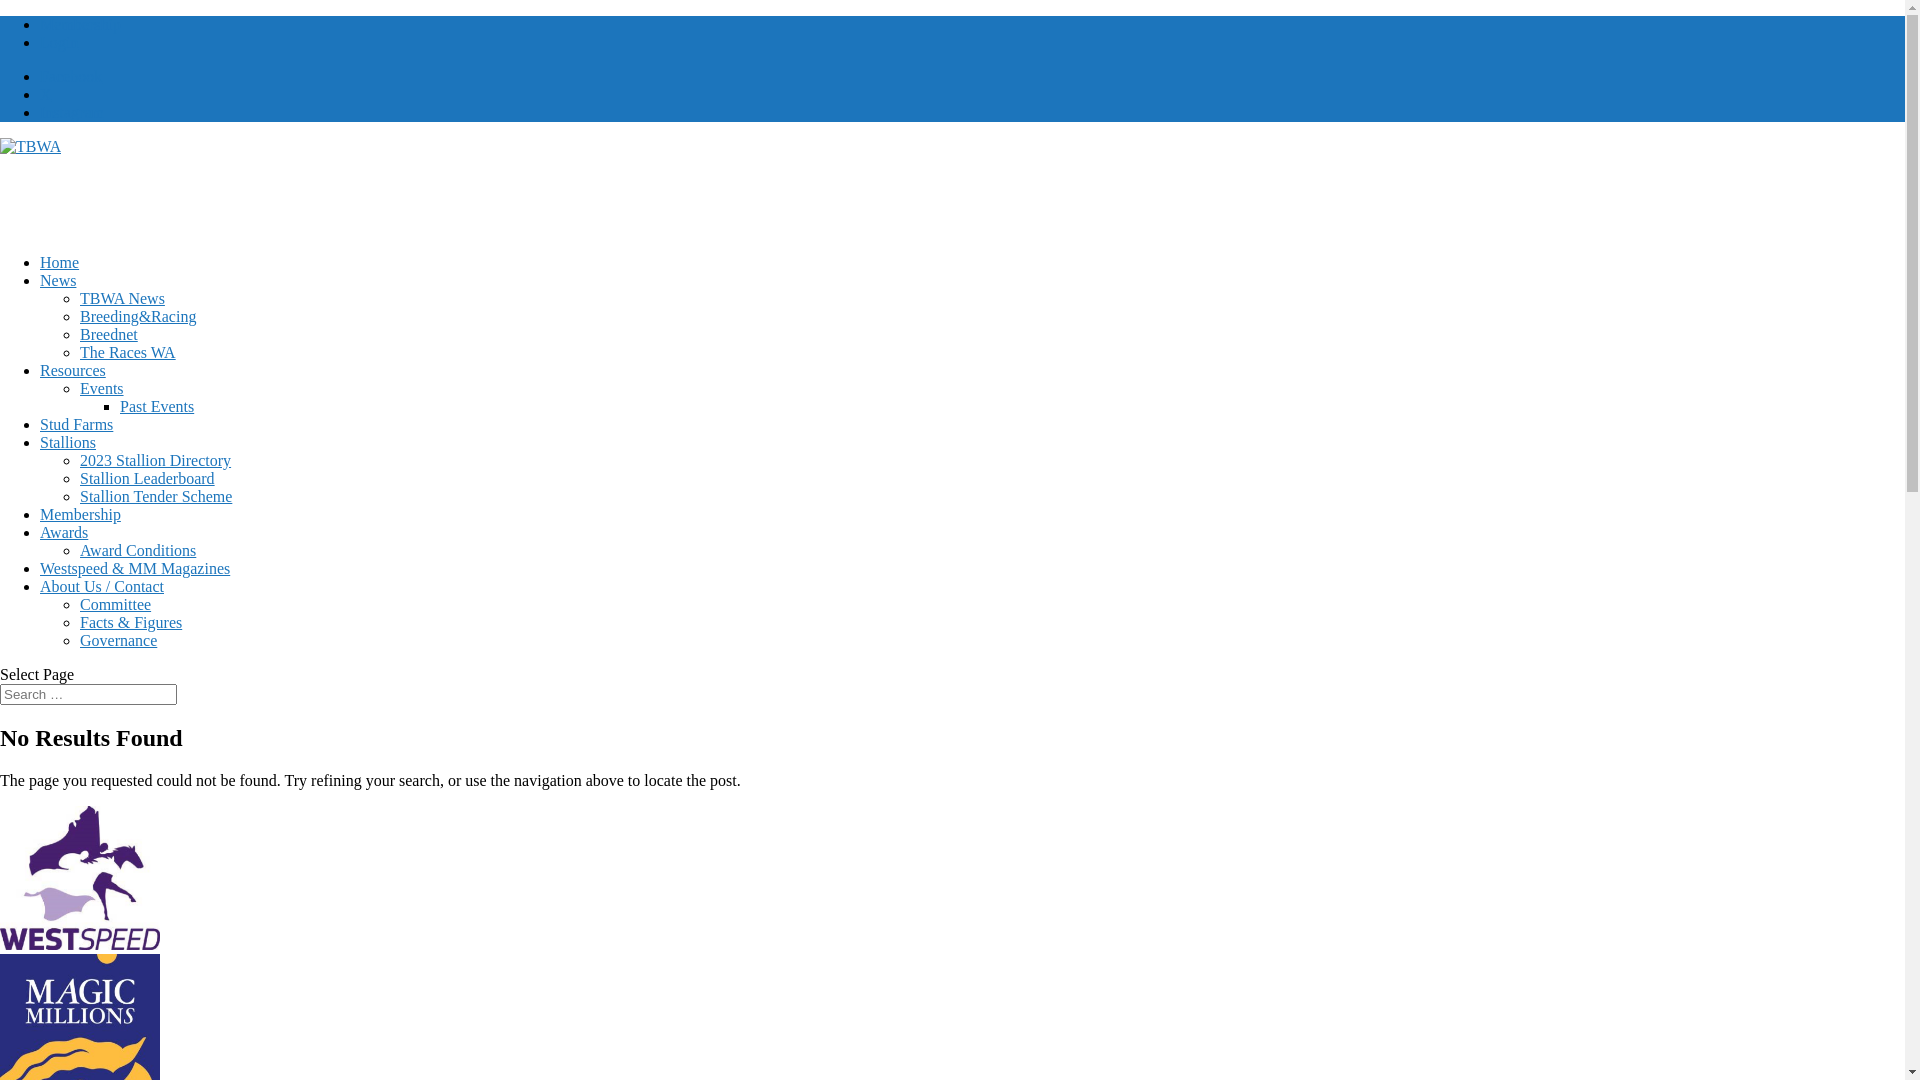 Image resolution: width=1920 pixels, height=1080 pixels. I want to click on 'Governance', so click(117, 640).